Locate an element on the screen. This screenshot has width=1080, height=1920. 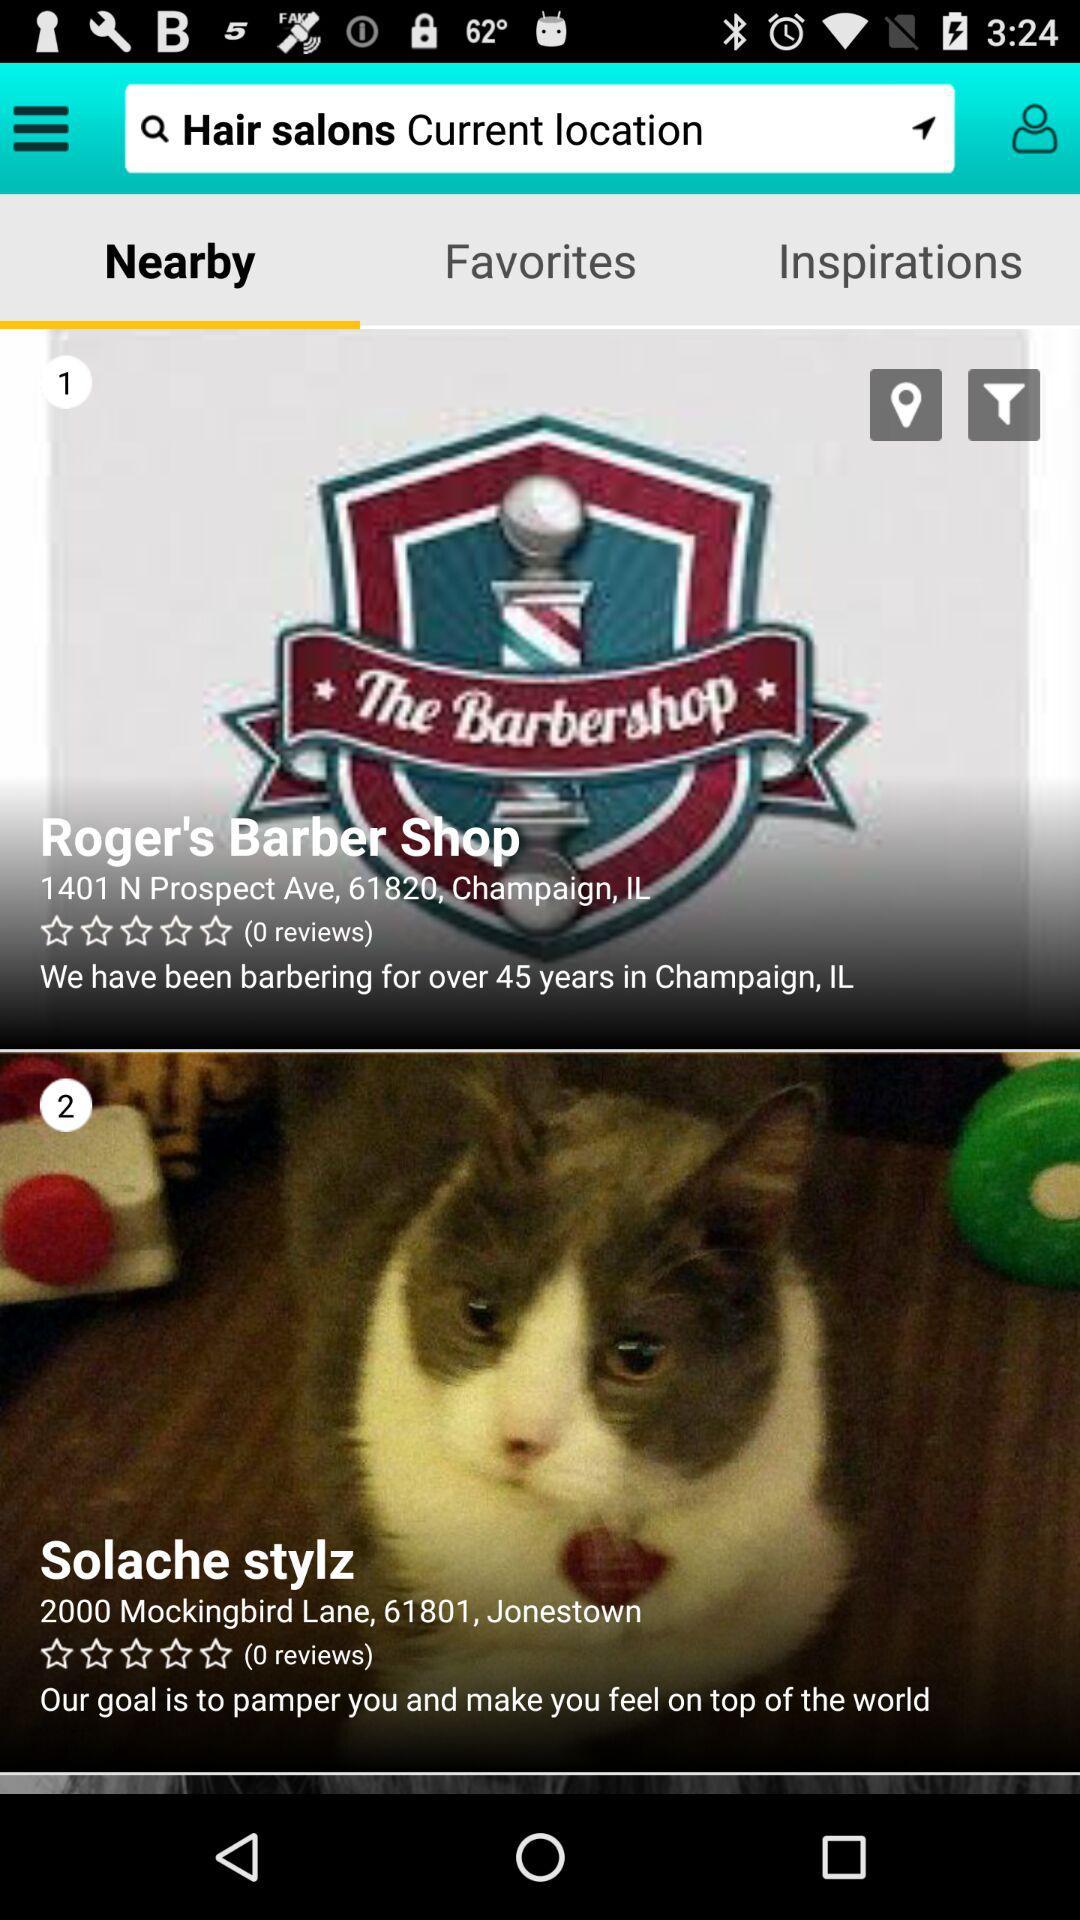
item above nearby app is located at coordinates (540, 127).